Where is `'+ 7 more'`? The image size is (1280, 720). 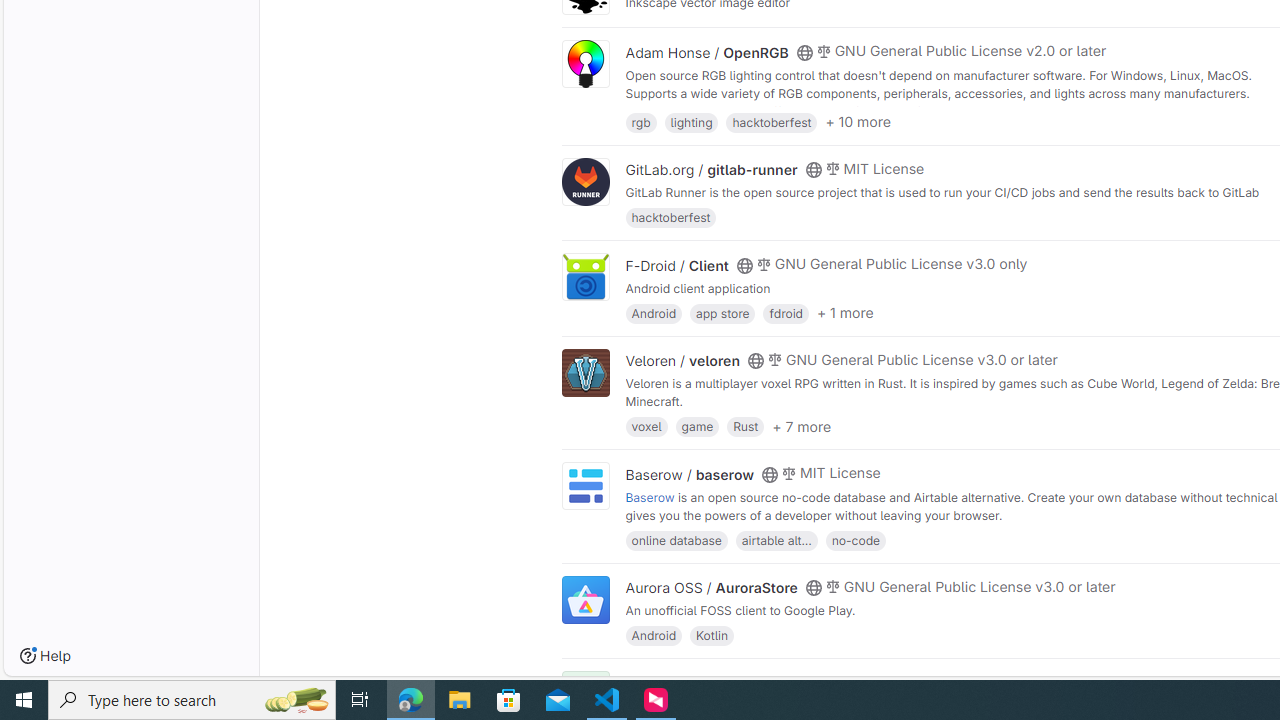
'+ 7 more' is located at coordinates (801, 424).